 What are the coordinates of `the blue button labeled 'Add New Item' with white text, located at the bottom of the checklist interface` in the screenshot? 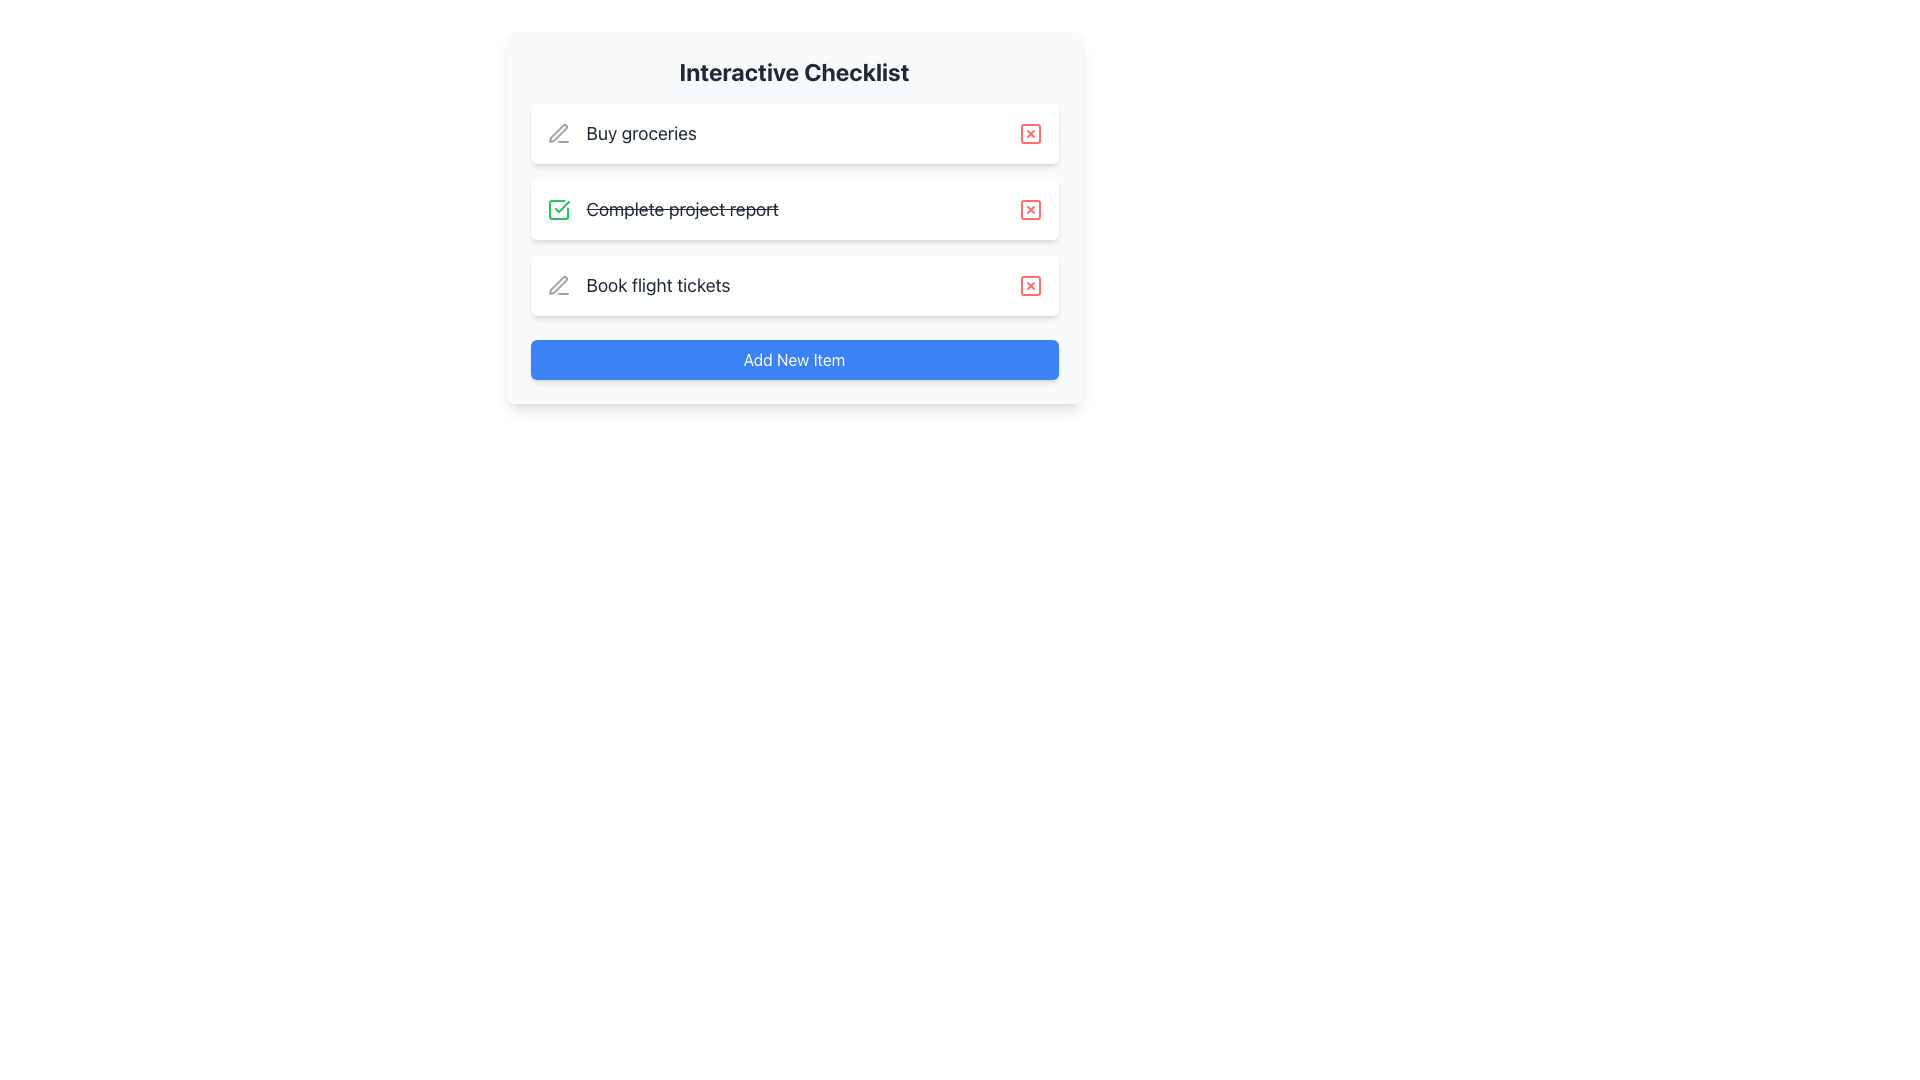 It's located at (793, 358).